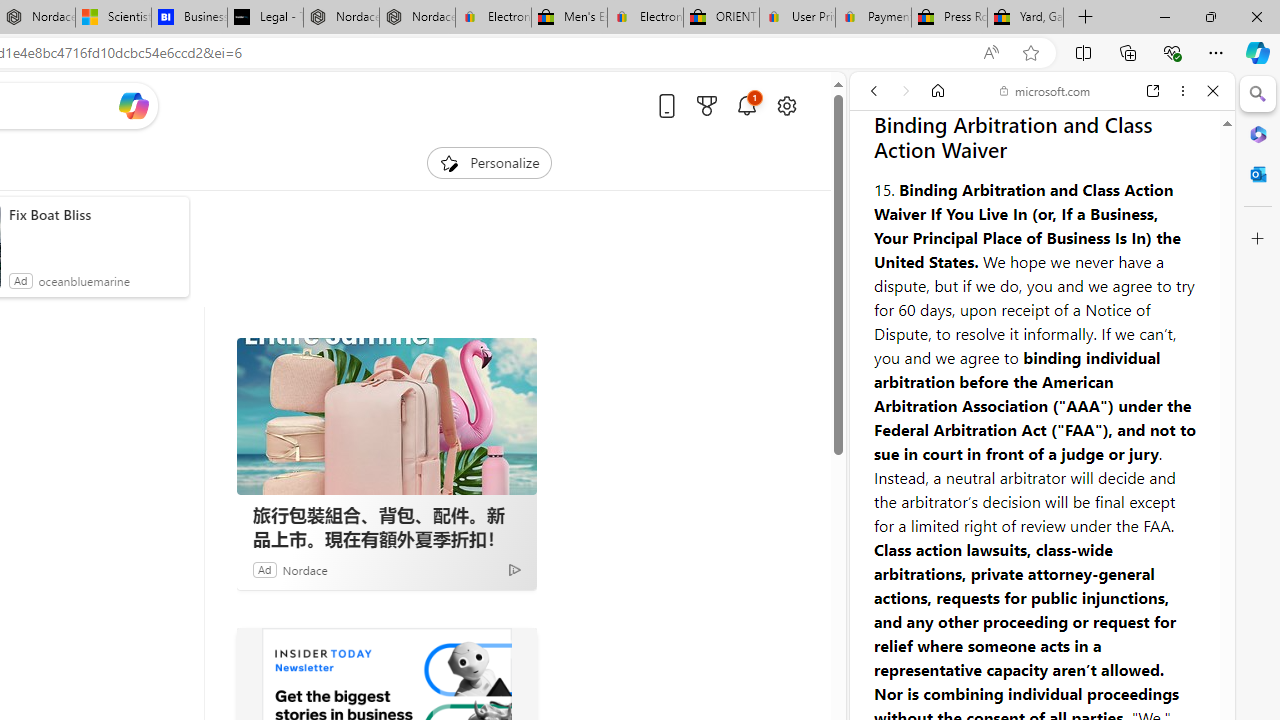  Describe the element at coordinates (1257, 238) in the screenshot. I see `'Customize'` at that location.